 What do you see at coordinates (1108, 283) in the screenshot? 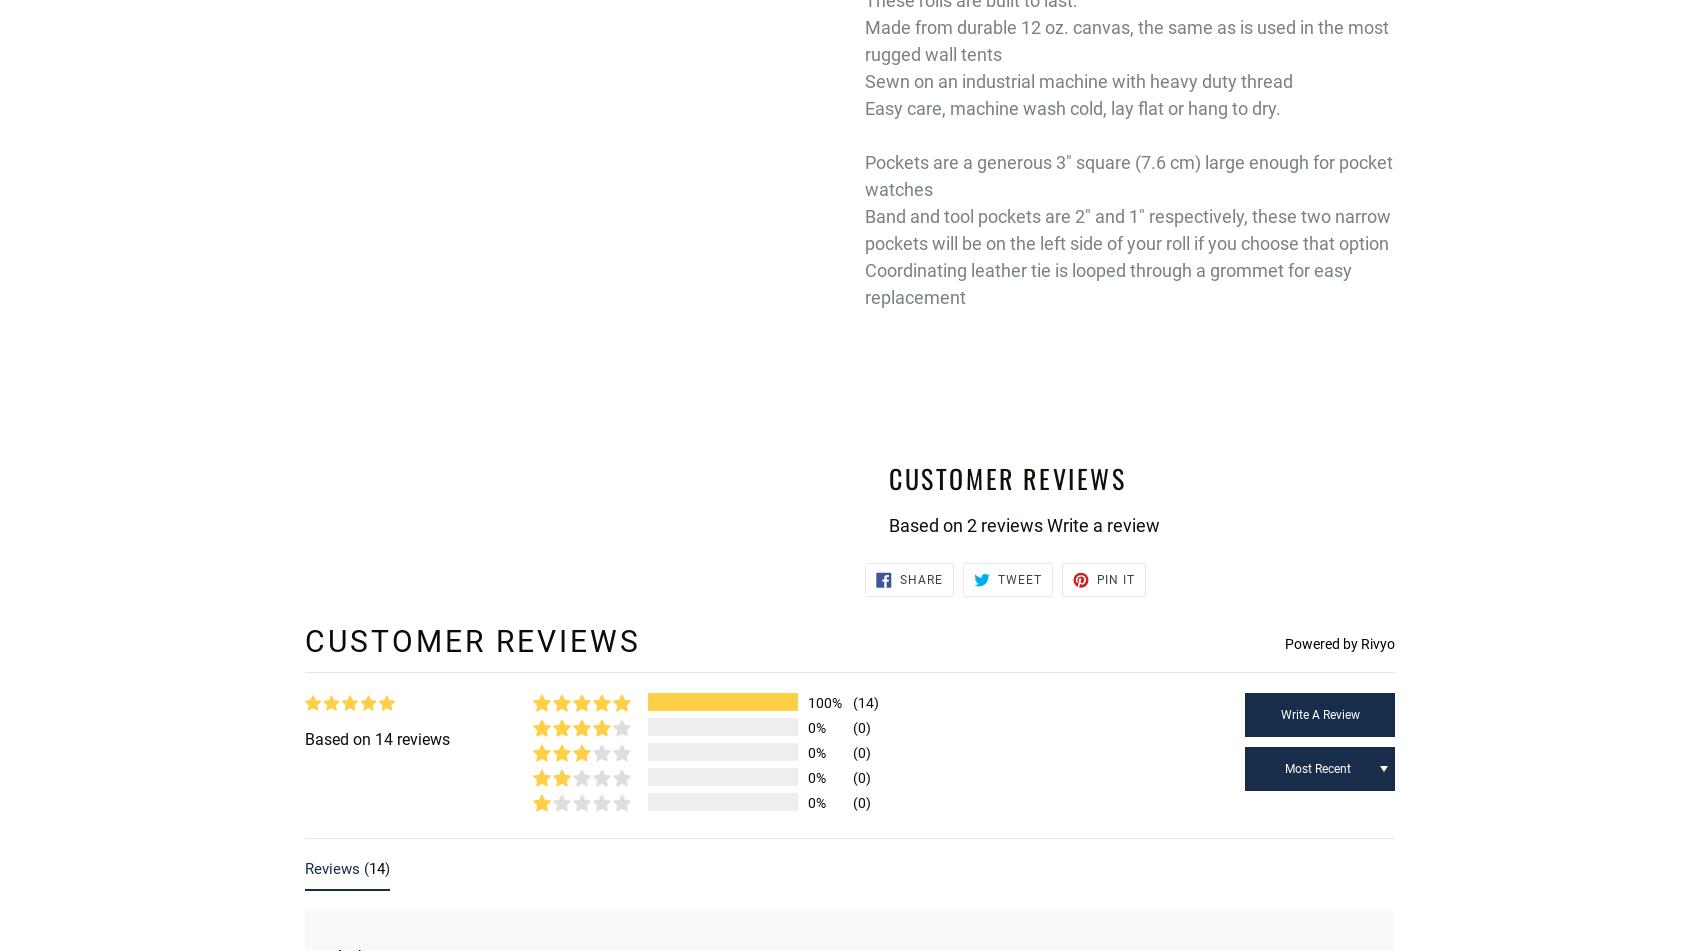
I see `'Coordinating leather tie is looped through a grommet for easy replacement'` at bounding box center [1108, 283].